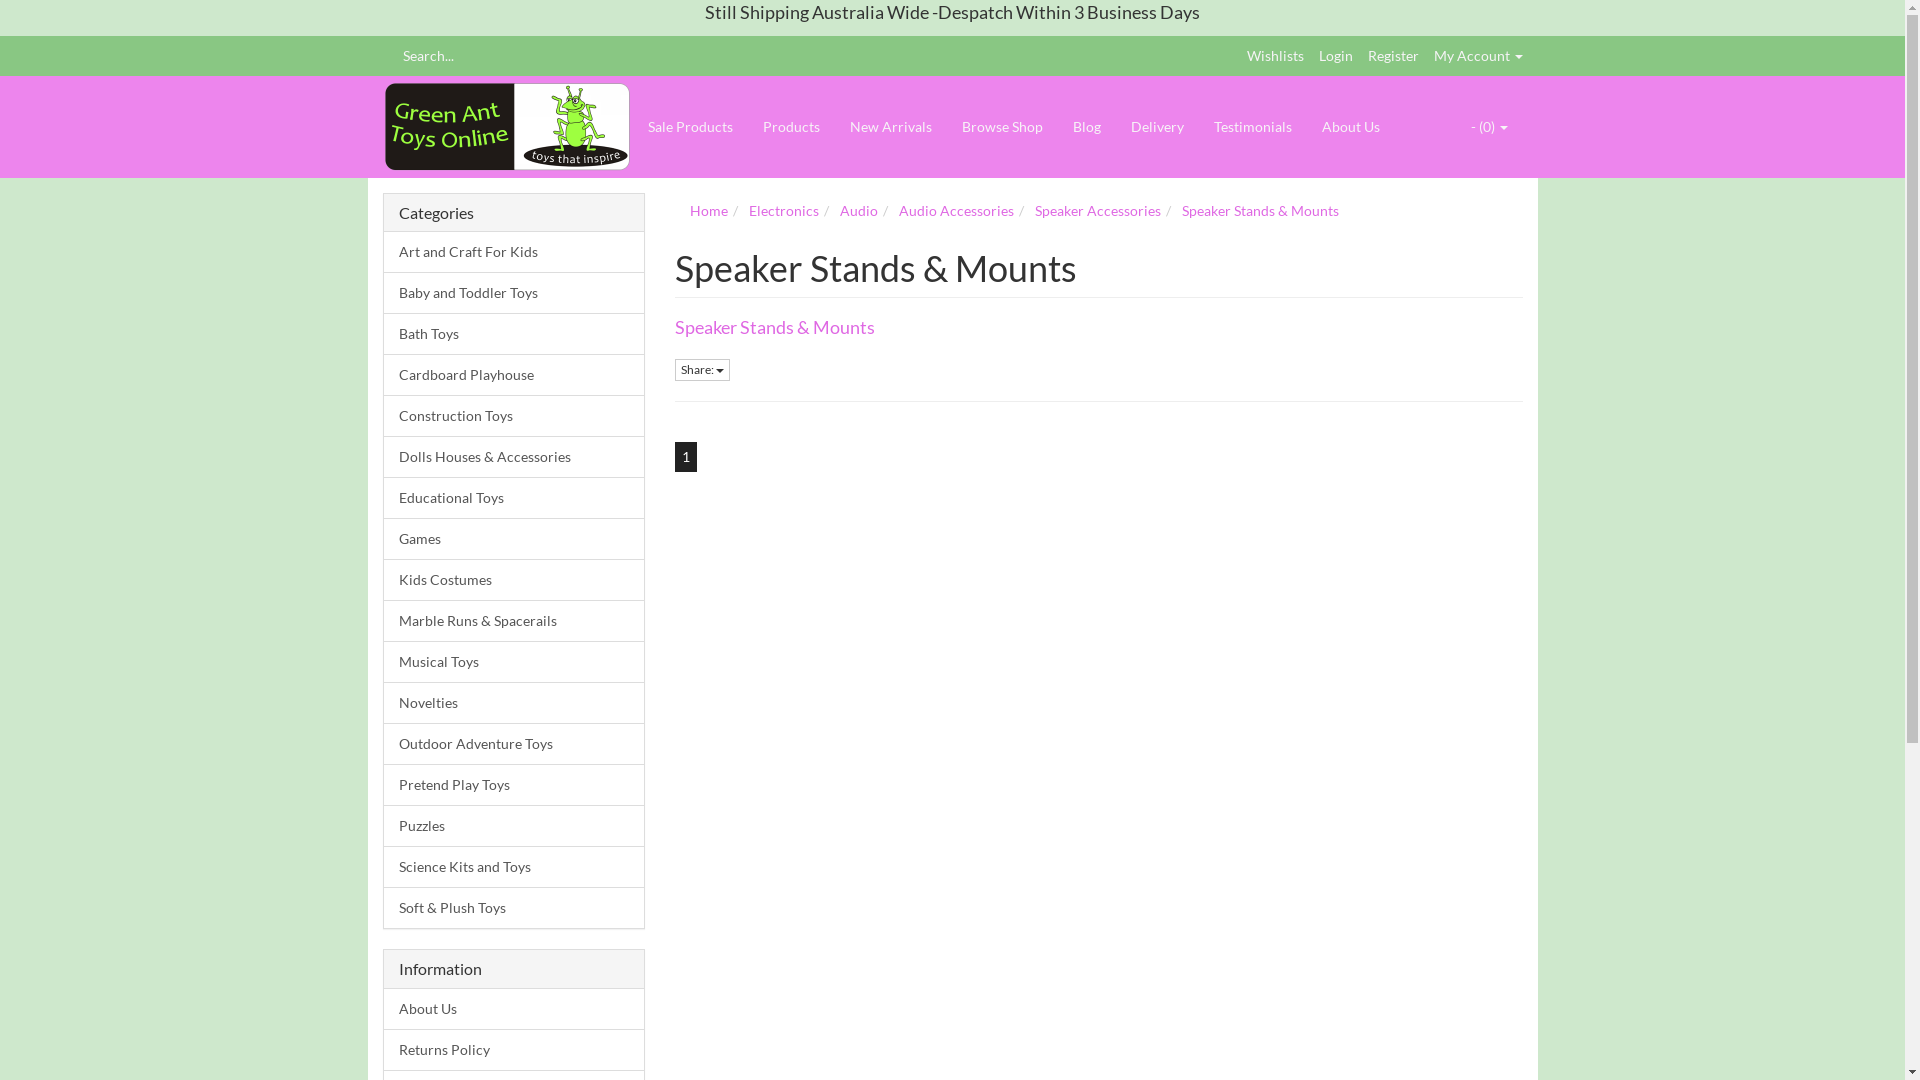 The width and height of the screenshot is (1920, 1080). Describe the element at coordinates (782, 210) in the screenshot. I see `'Electronics'` at that location.